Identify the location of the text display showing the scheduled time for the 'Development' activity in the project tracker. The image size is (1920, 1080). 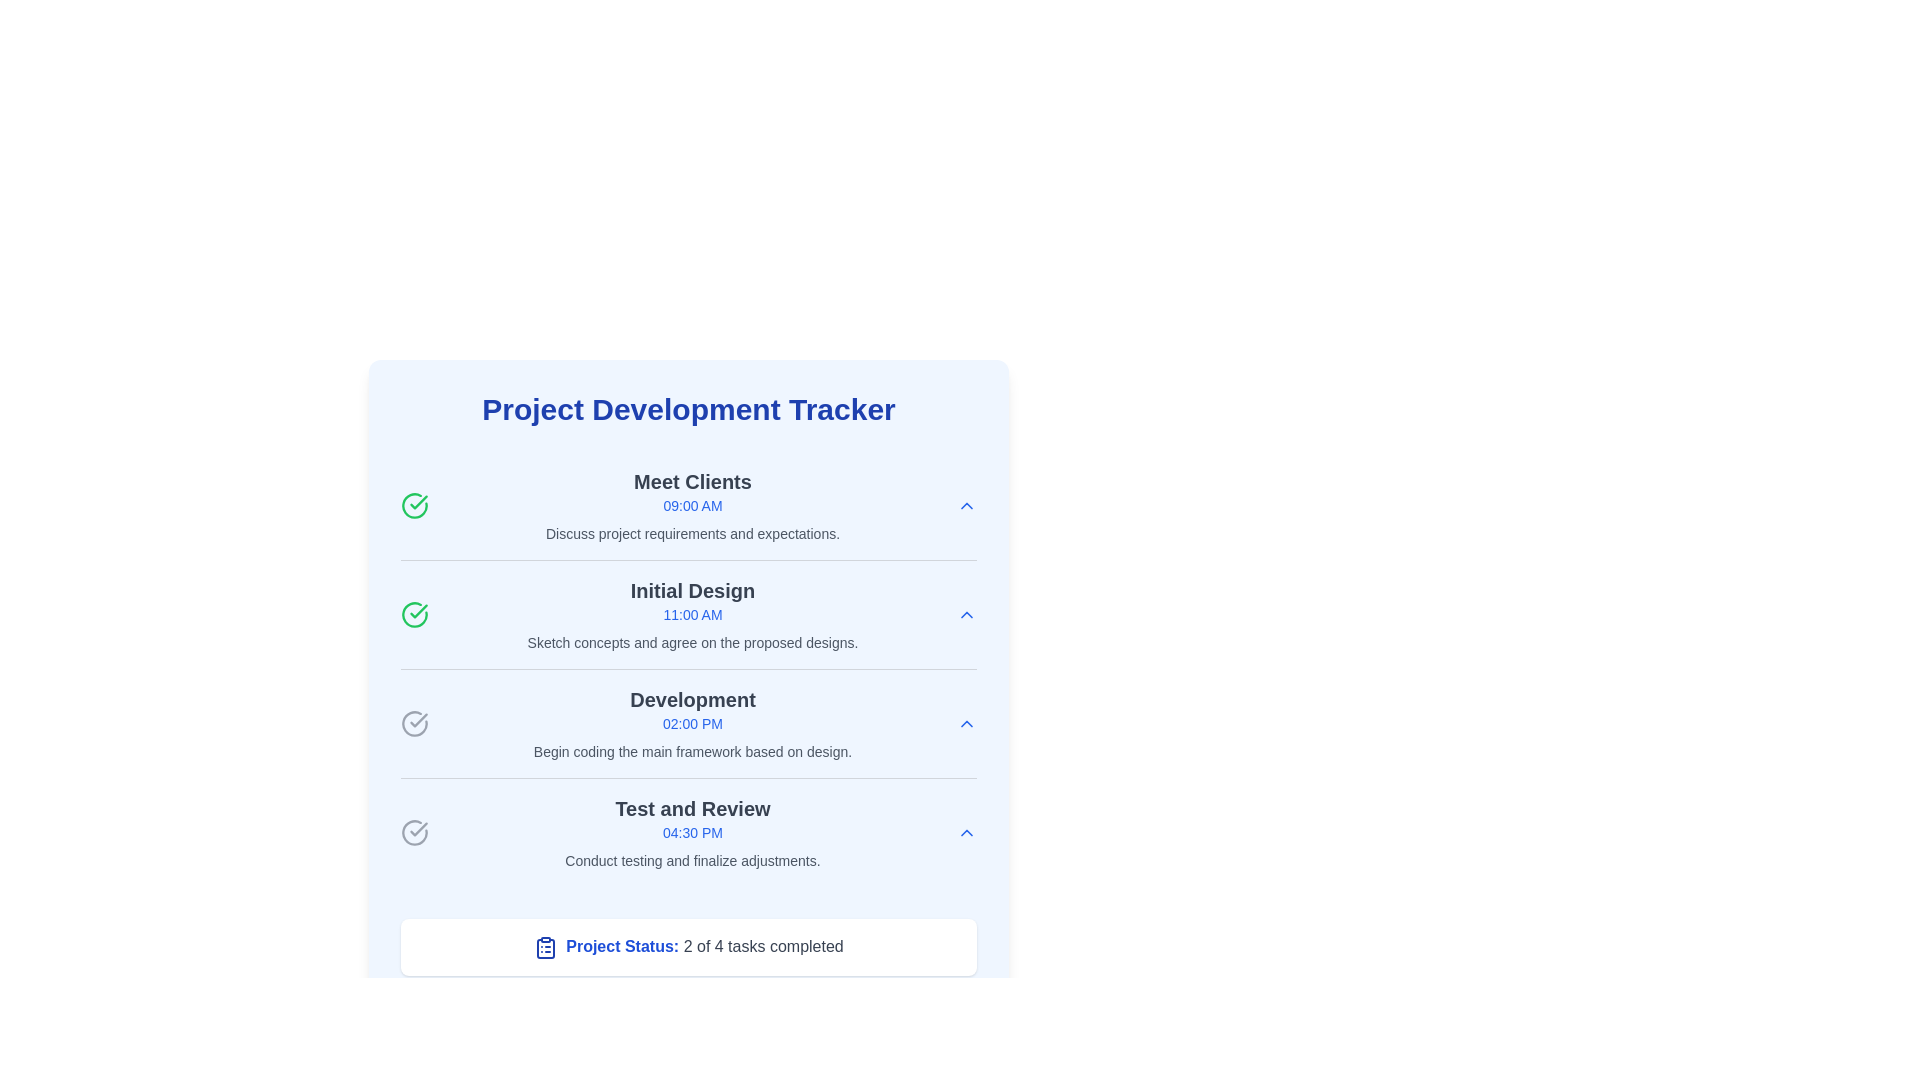
(692, 724).